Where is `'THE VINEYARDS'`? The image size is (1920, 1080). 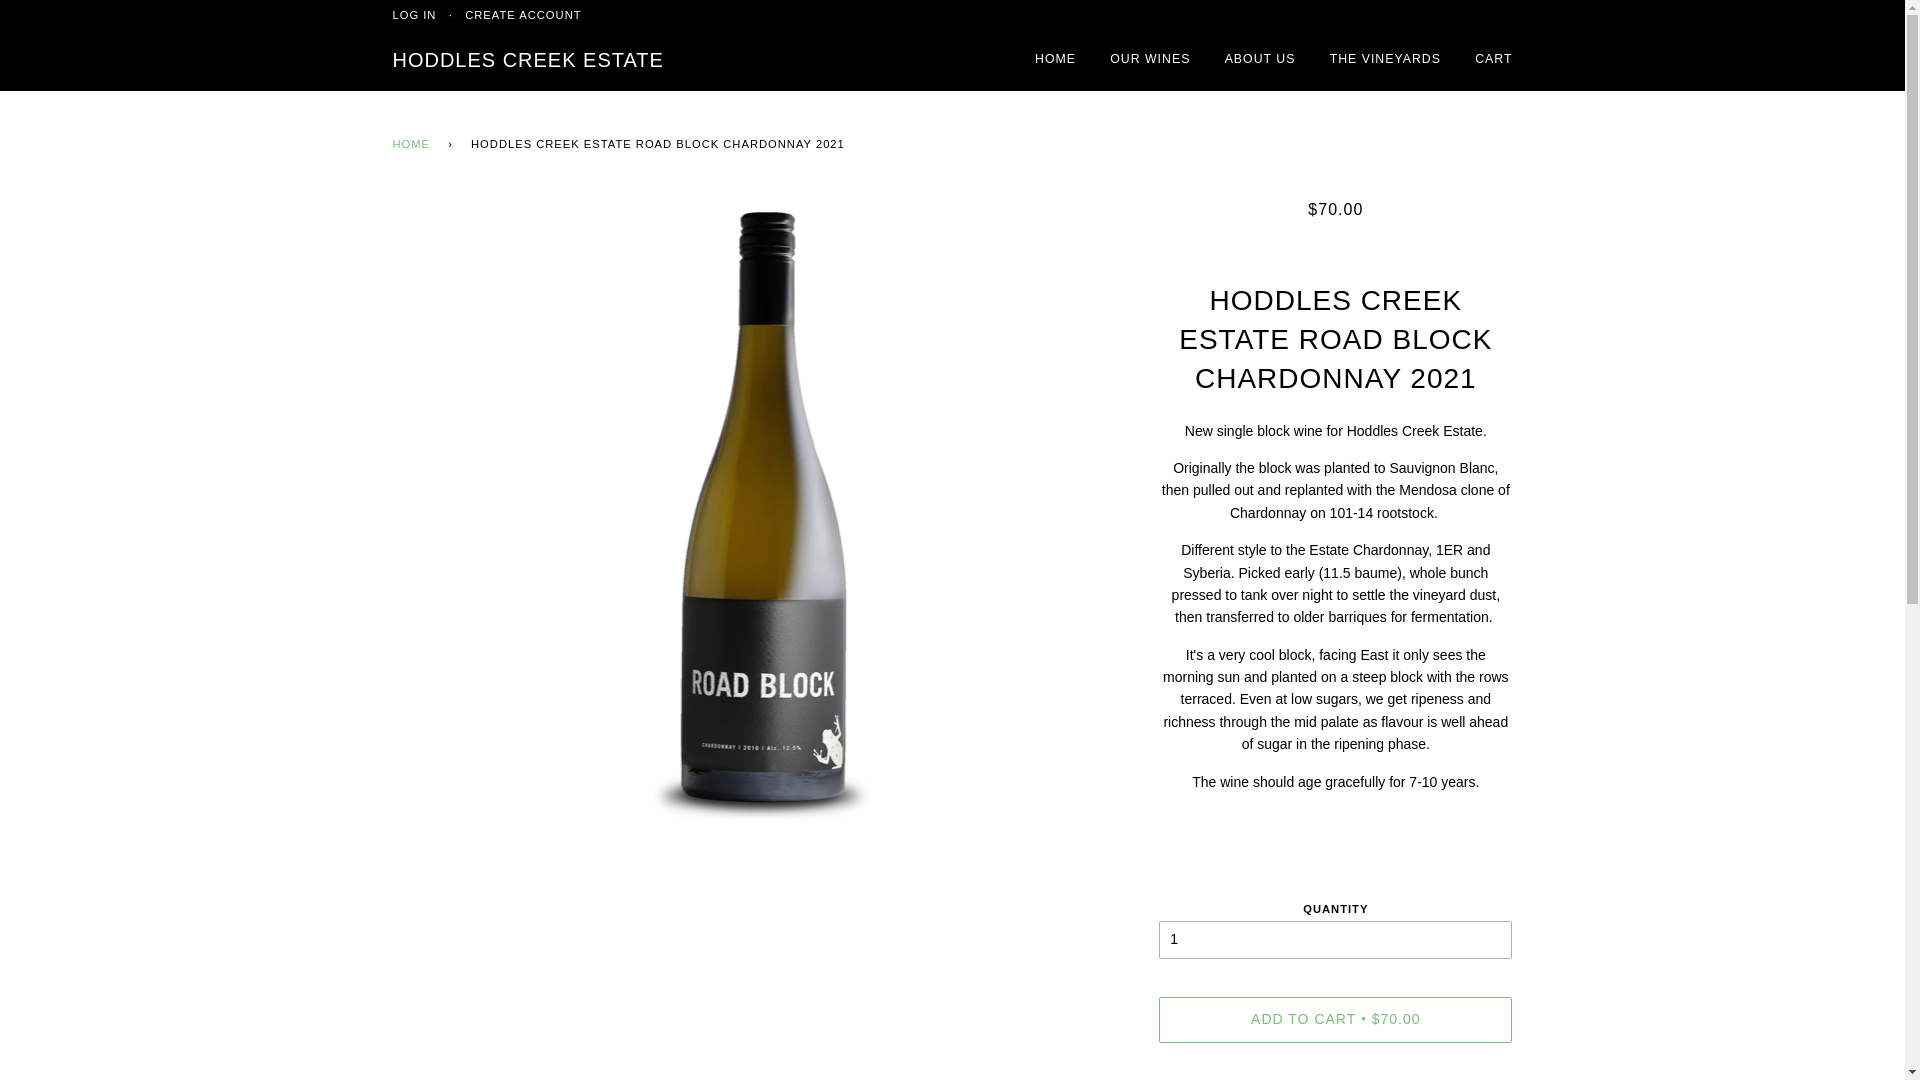
'THE VINEYARDS' is located at coordinates (1384, 59).